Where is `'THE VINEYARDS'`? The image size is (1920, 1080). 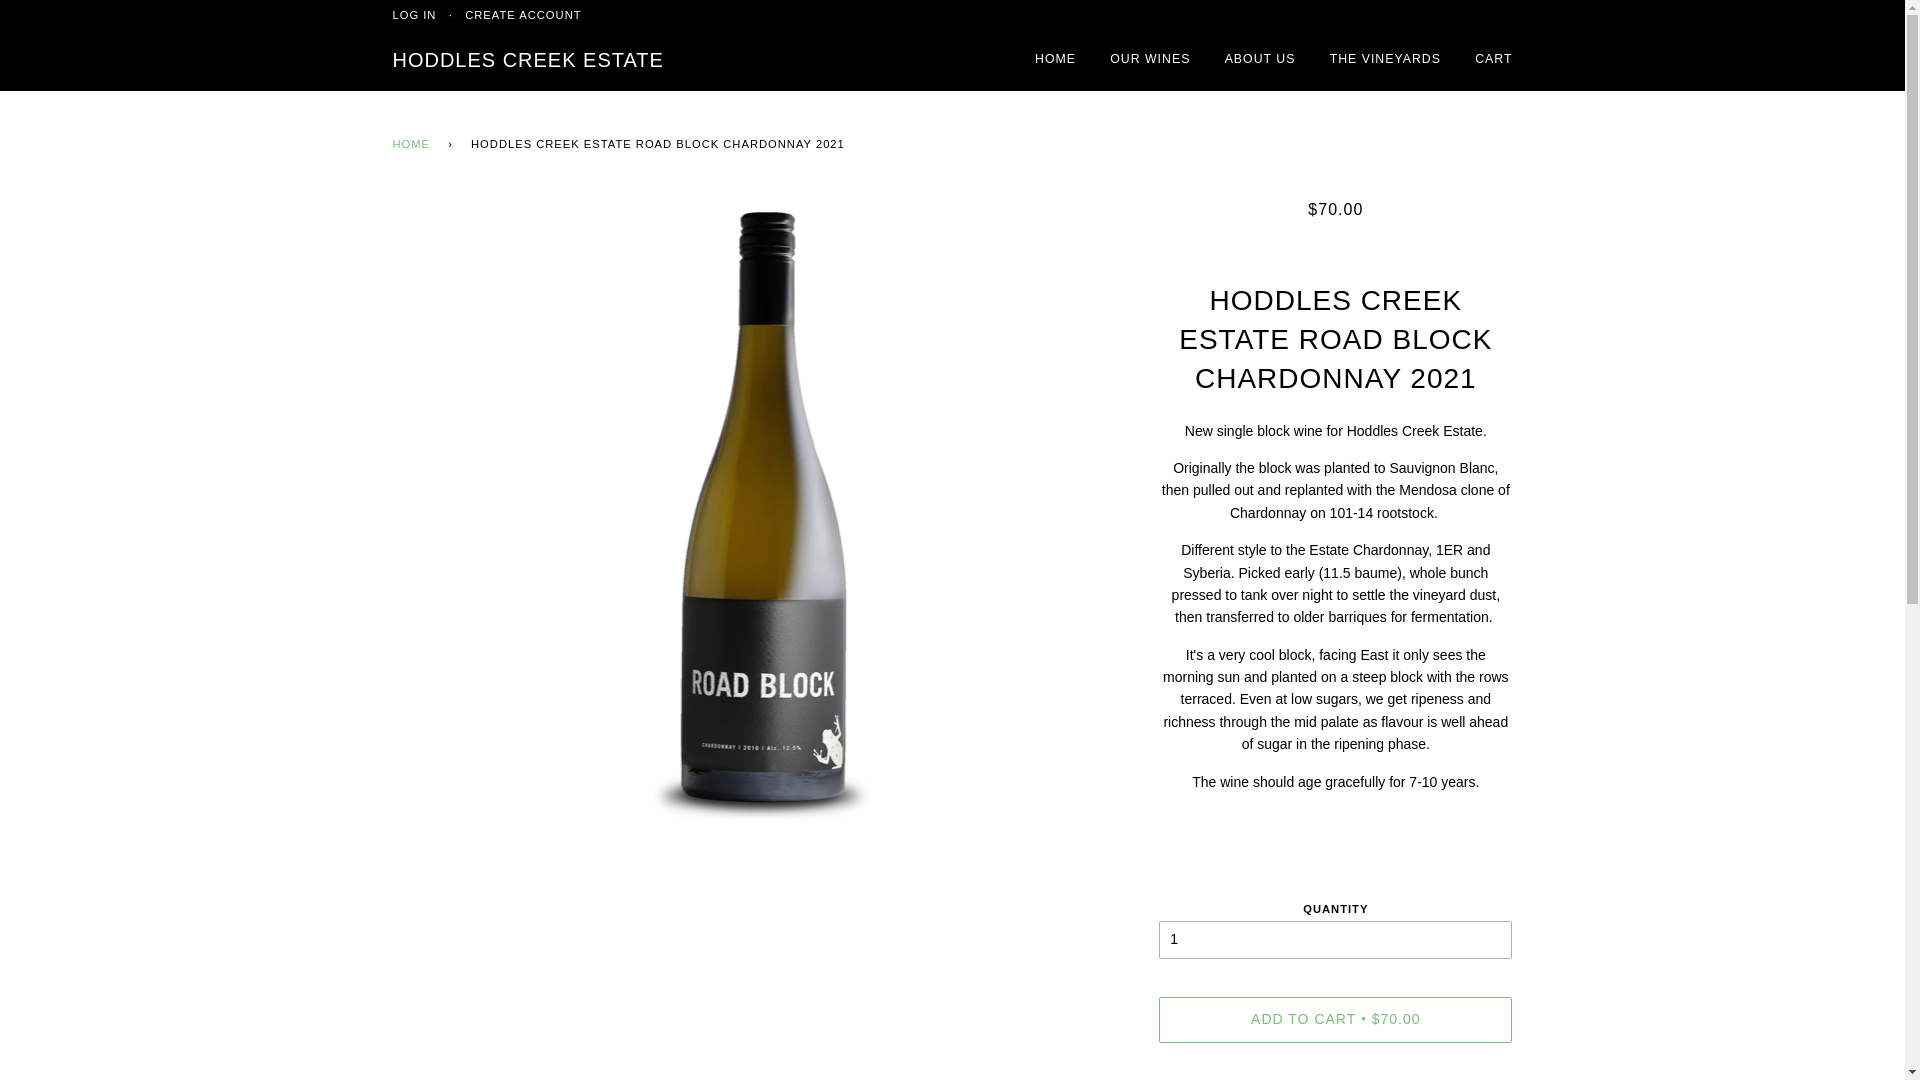
'THE VINEYARDS' is located at coordinates (1384, 59).